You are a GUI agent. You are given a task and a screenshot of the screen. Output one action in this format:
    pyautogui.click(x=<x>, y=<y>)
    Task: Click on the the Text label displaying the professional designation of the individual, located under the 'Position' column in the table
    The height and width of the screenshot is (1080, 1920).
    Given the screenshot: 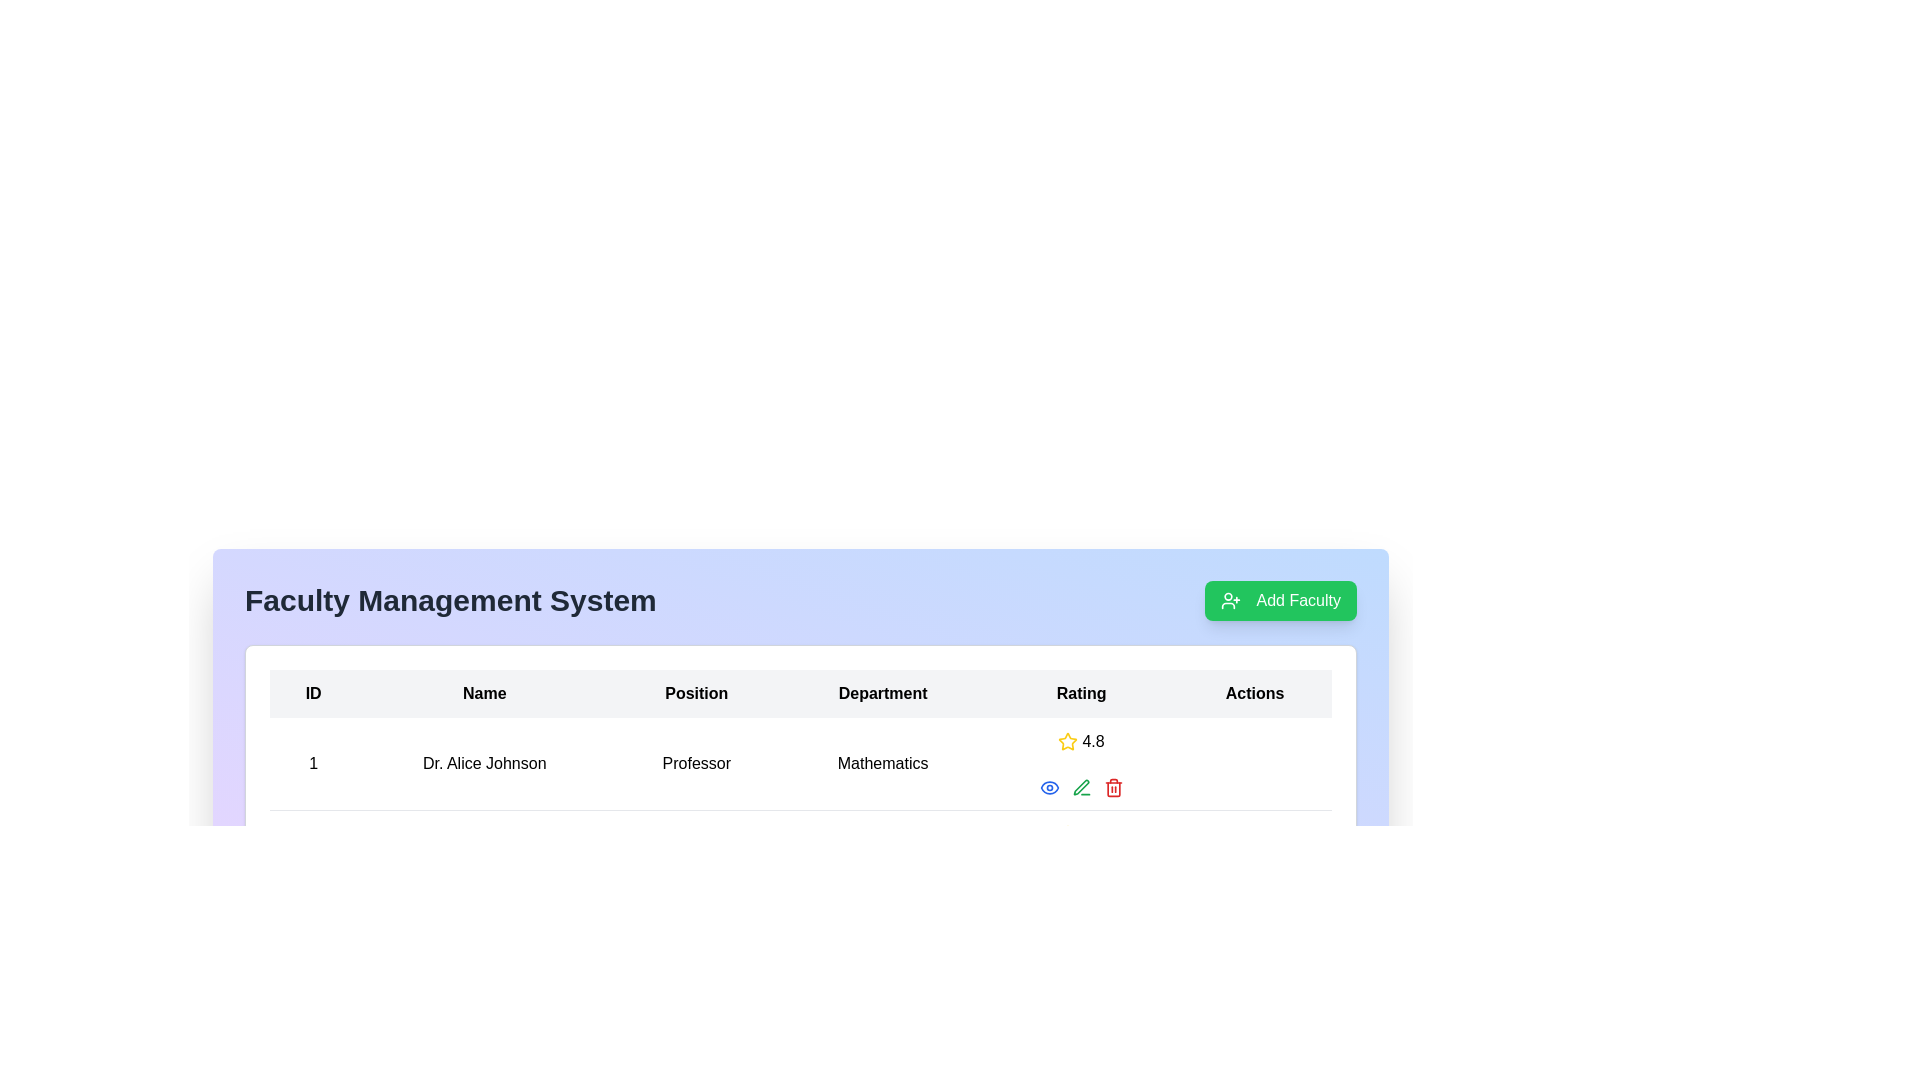 What is the action you would take?
    pyautogui.click(x=696, y=764)
    